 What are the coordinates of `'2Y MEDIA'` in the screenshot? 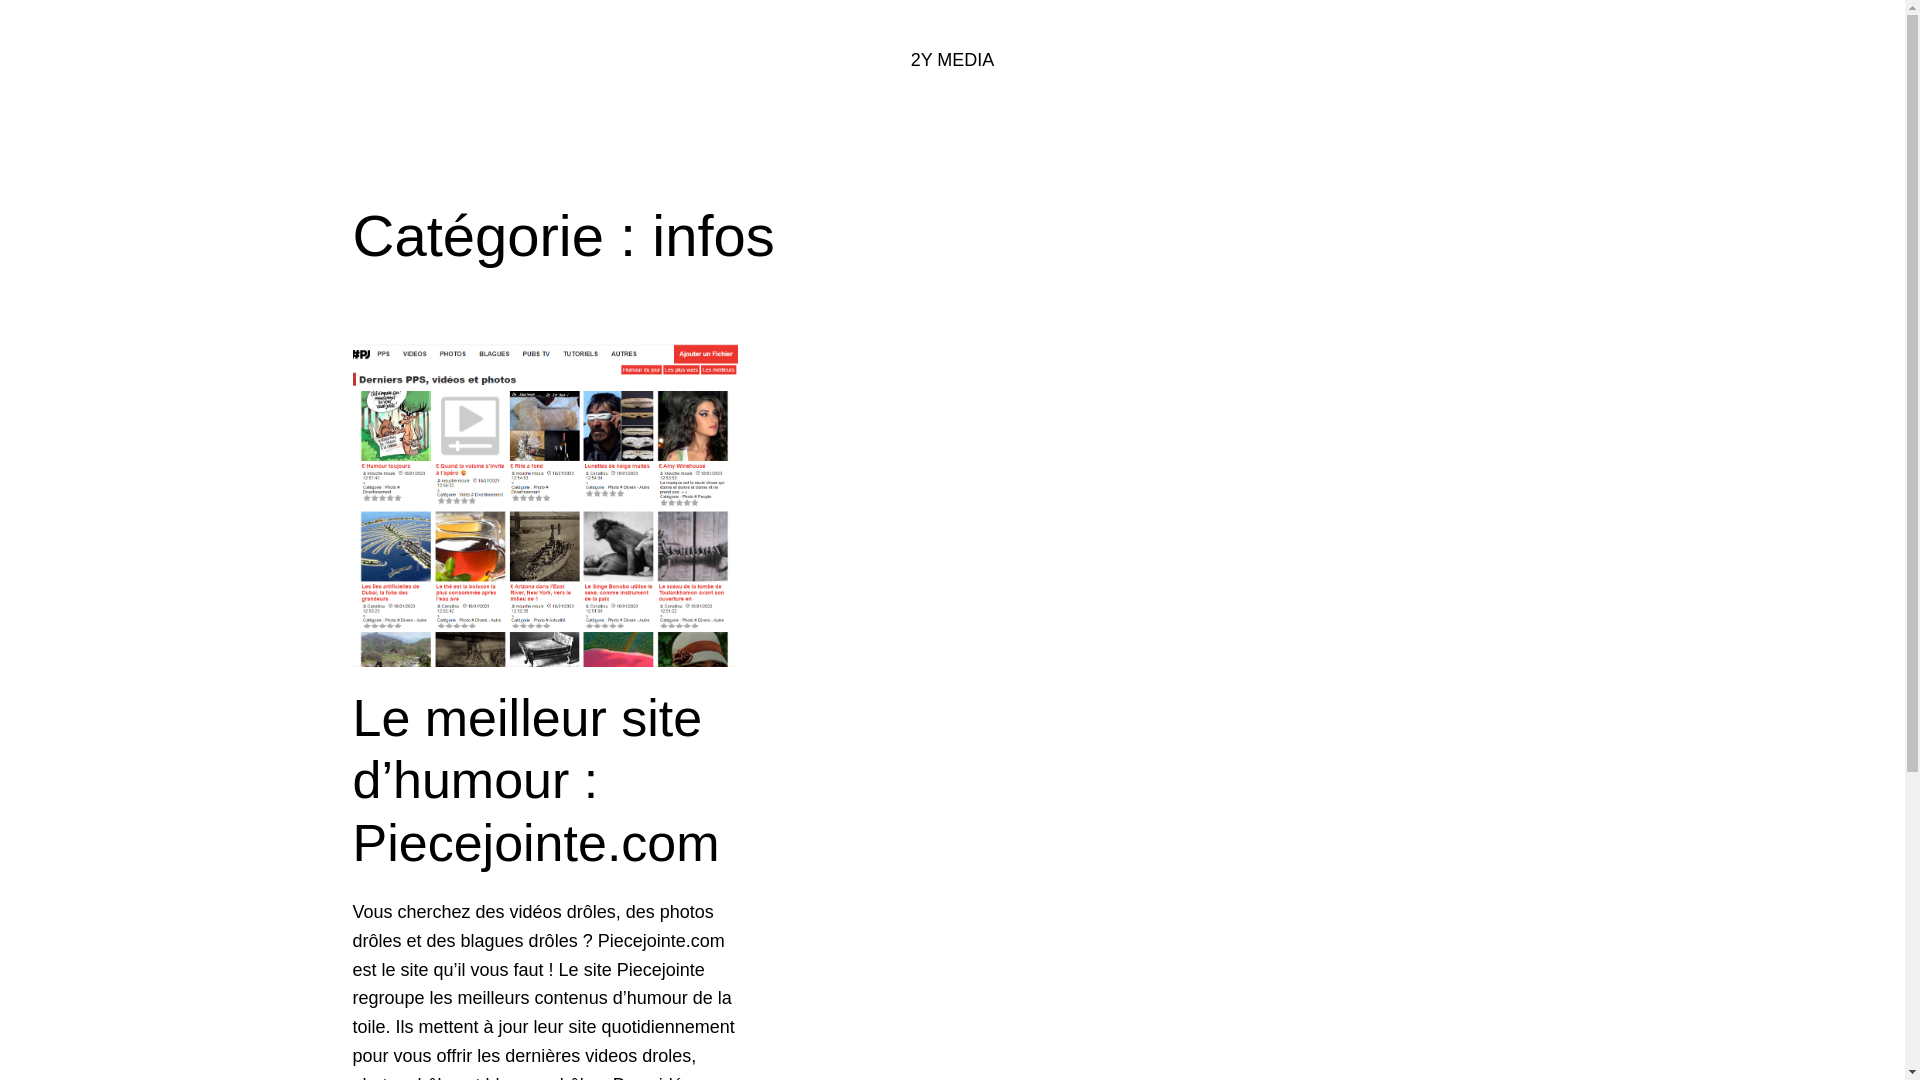 It's located at (910, 59).